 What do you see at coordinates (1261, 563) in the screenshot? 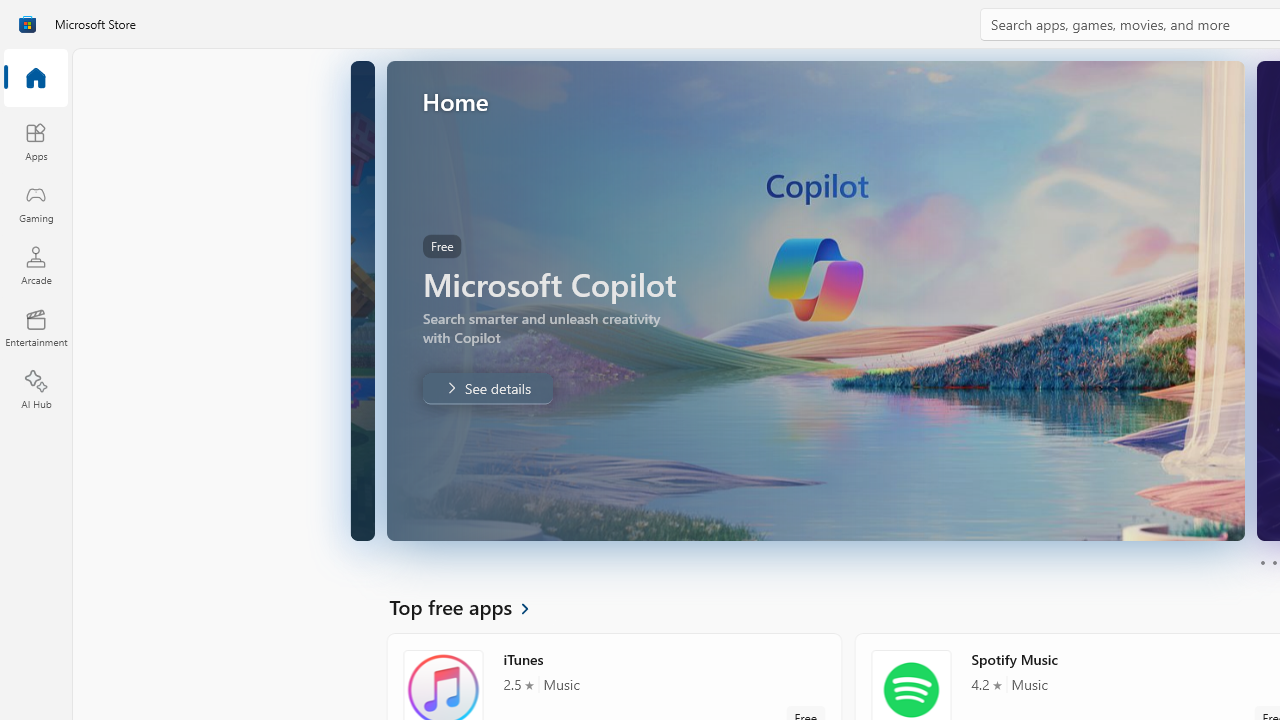
I see `'Page 1'` at bounding box center [1261, 563].